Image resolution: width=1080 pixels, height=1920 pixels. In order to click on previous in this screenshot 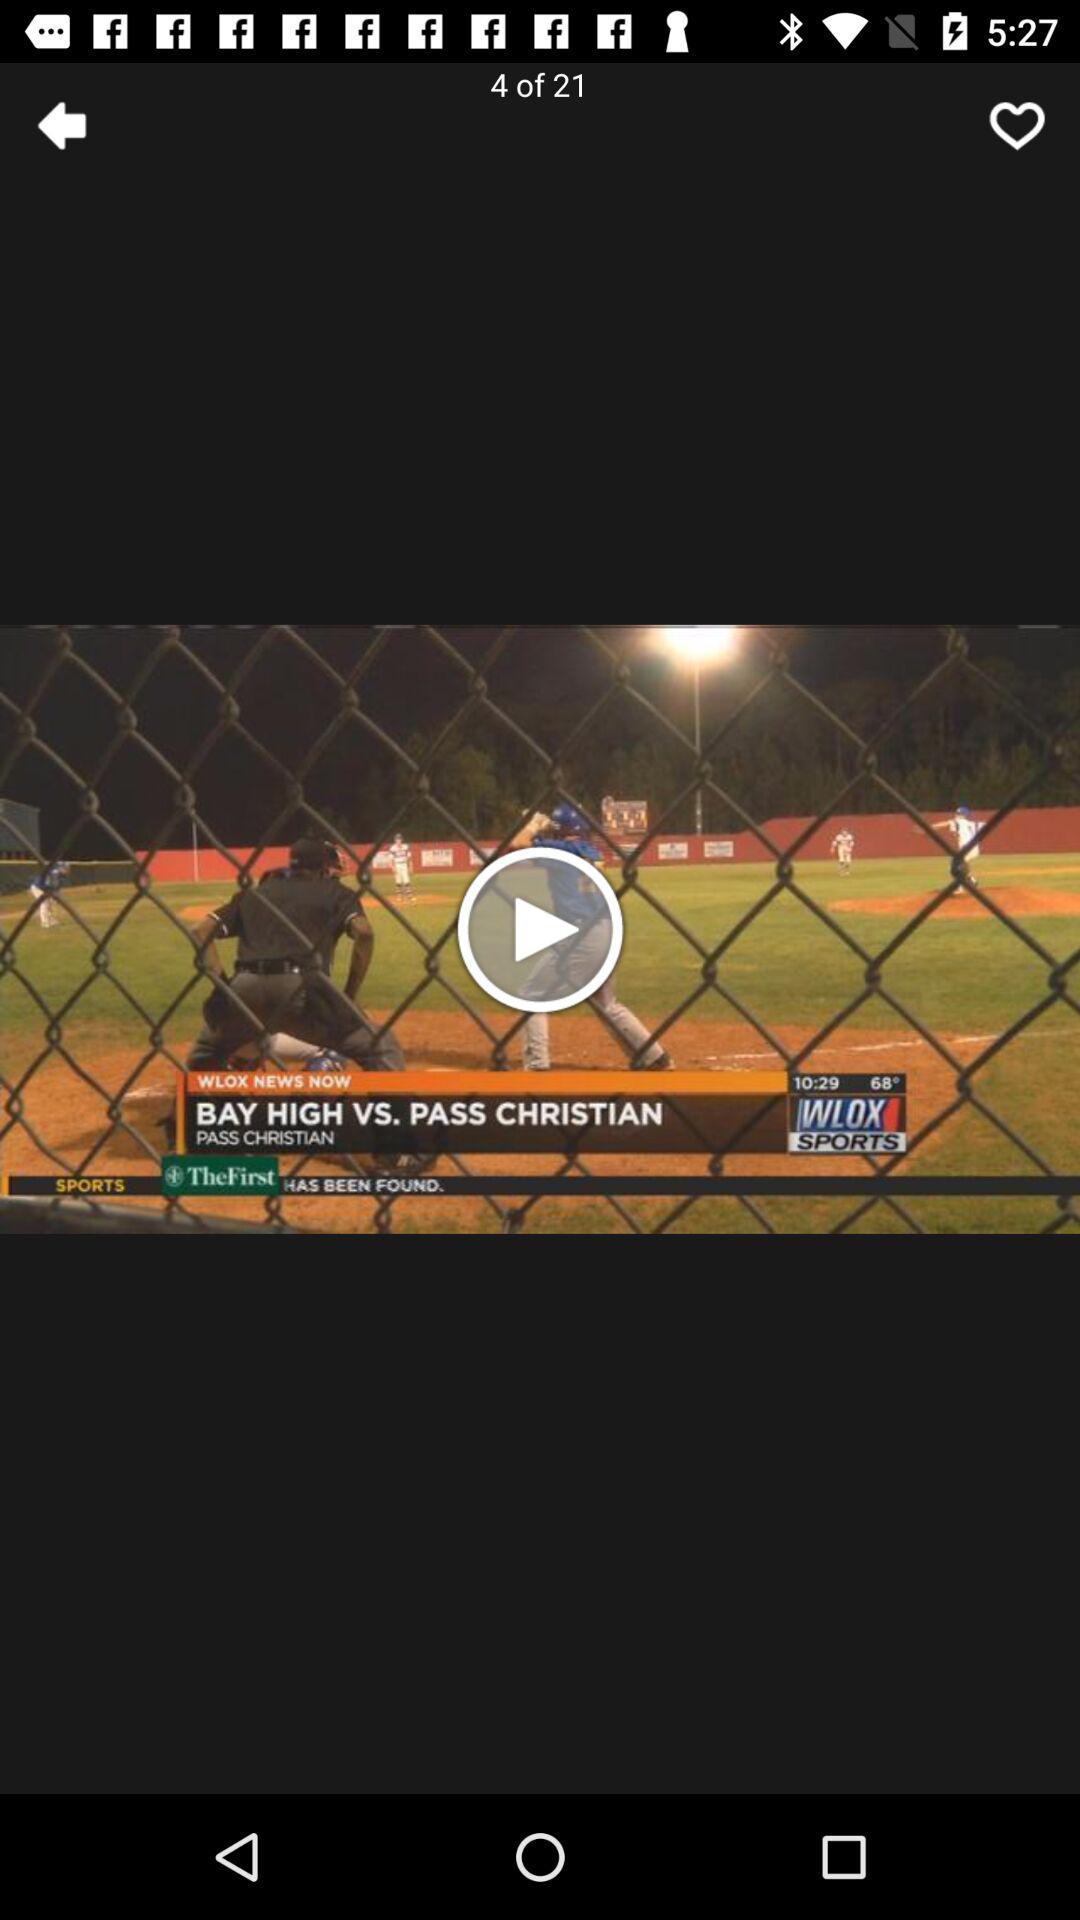, I will do `click(61, 124)`.